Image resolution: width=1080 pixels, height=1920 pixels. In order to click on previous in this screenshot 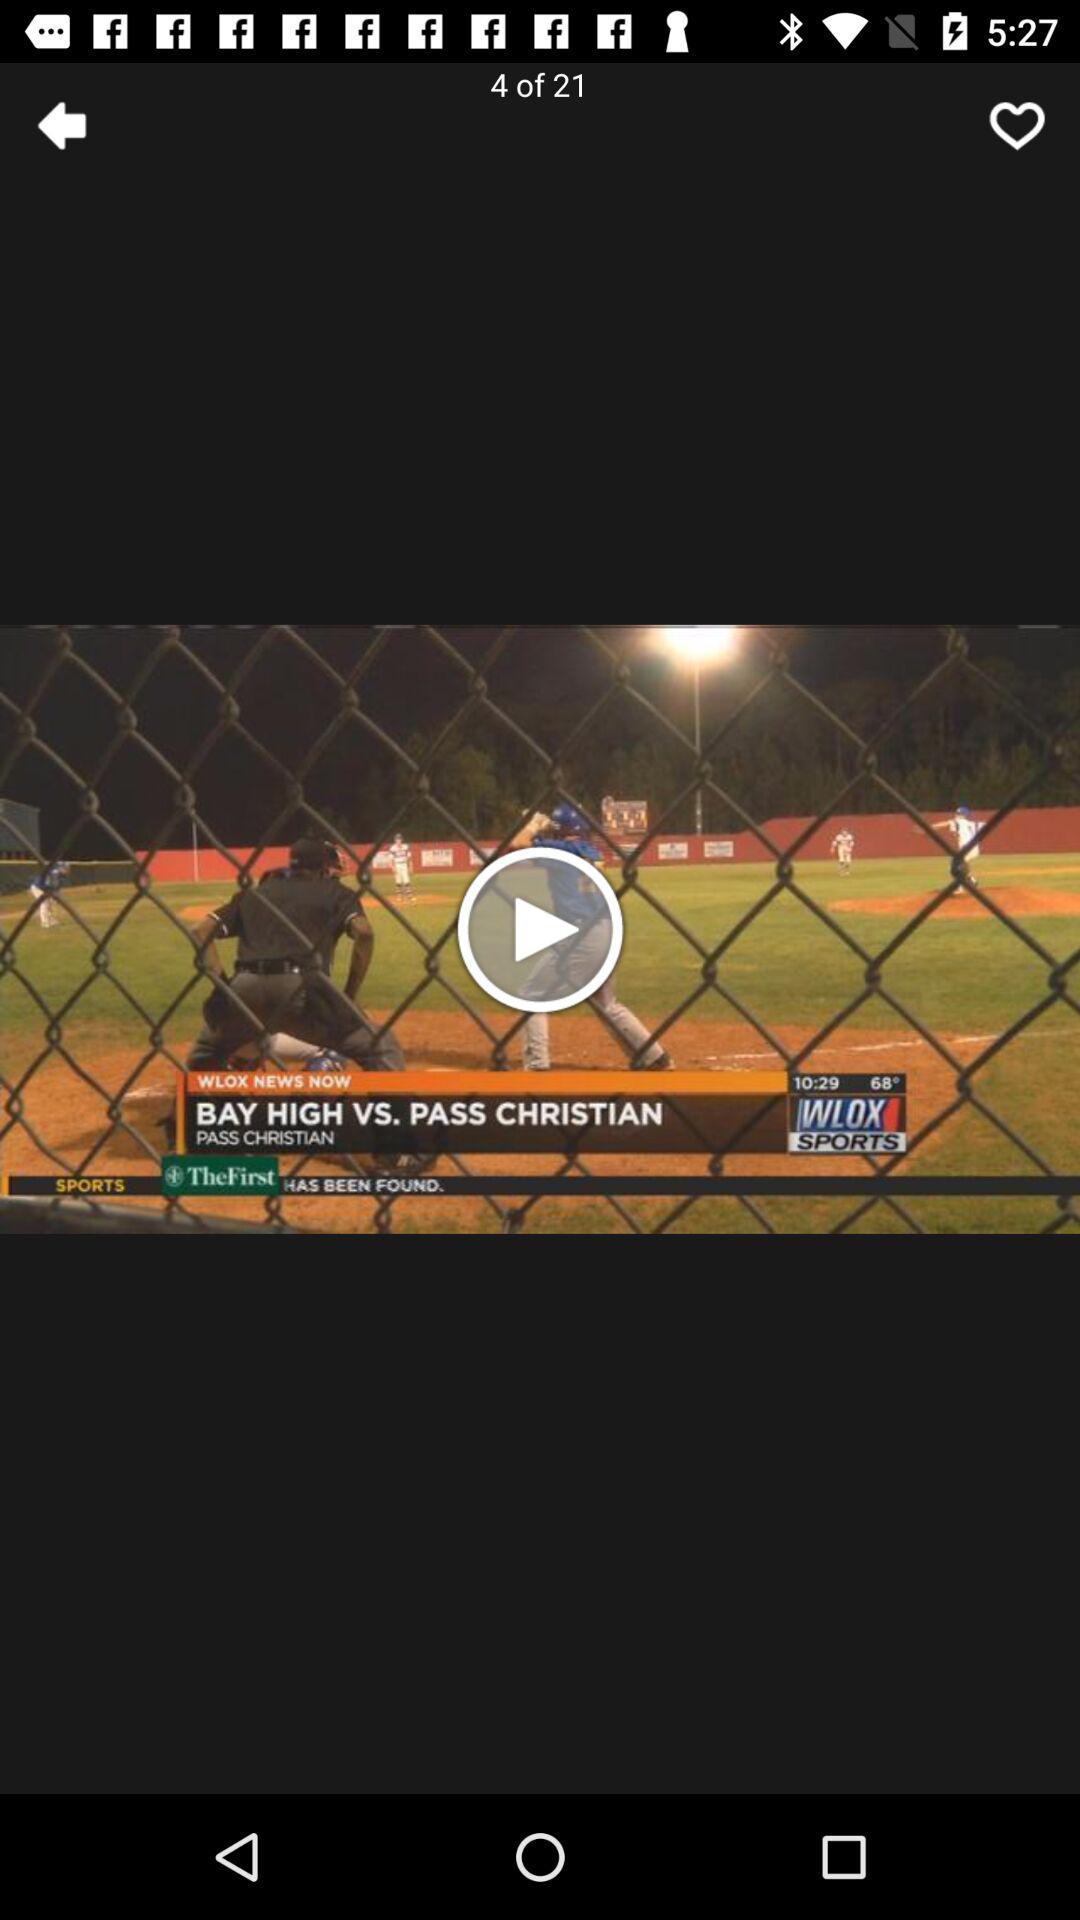, I will do `click(61, 124)`.